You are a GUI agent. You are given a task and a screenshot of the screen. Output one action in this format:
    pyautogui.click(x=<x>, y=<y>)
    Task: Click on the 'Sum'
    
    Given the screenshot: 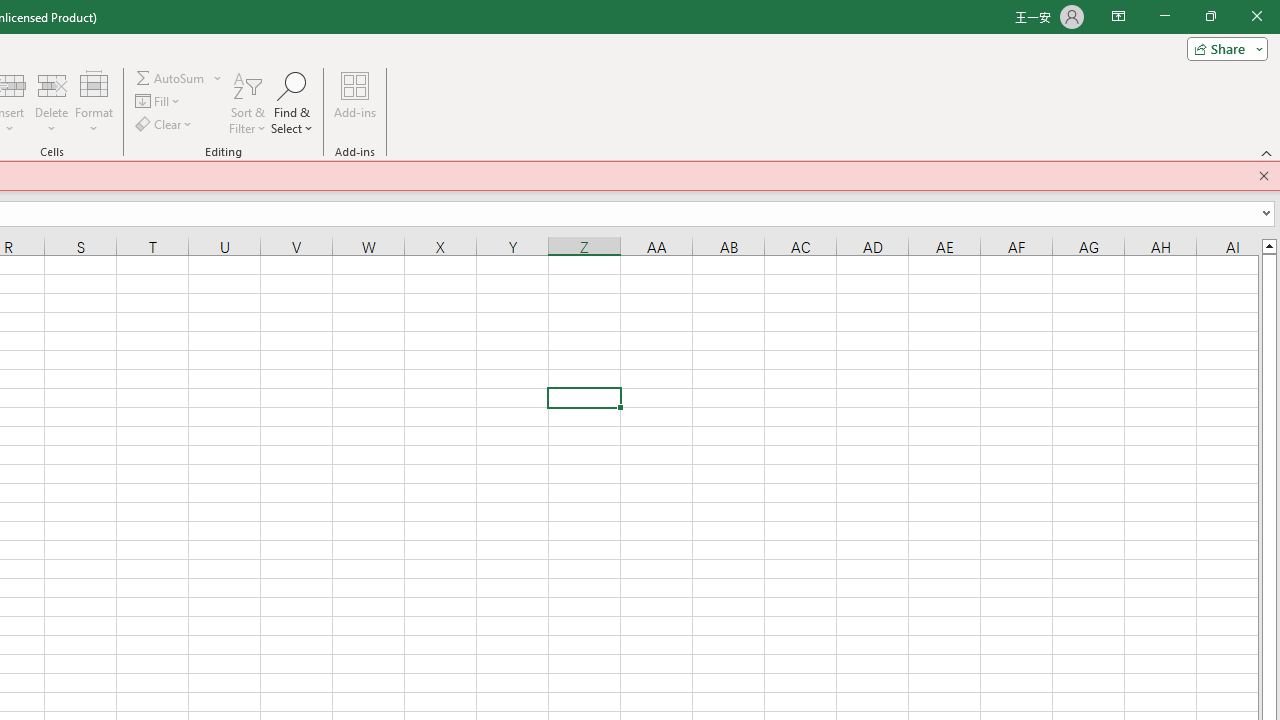 What is the action you would take?
    pyautogui.click(x=171, y=77)
    